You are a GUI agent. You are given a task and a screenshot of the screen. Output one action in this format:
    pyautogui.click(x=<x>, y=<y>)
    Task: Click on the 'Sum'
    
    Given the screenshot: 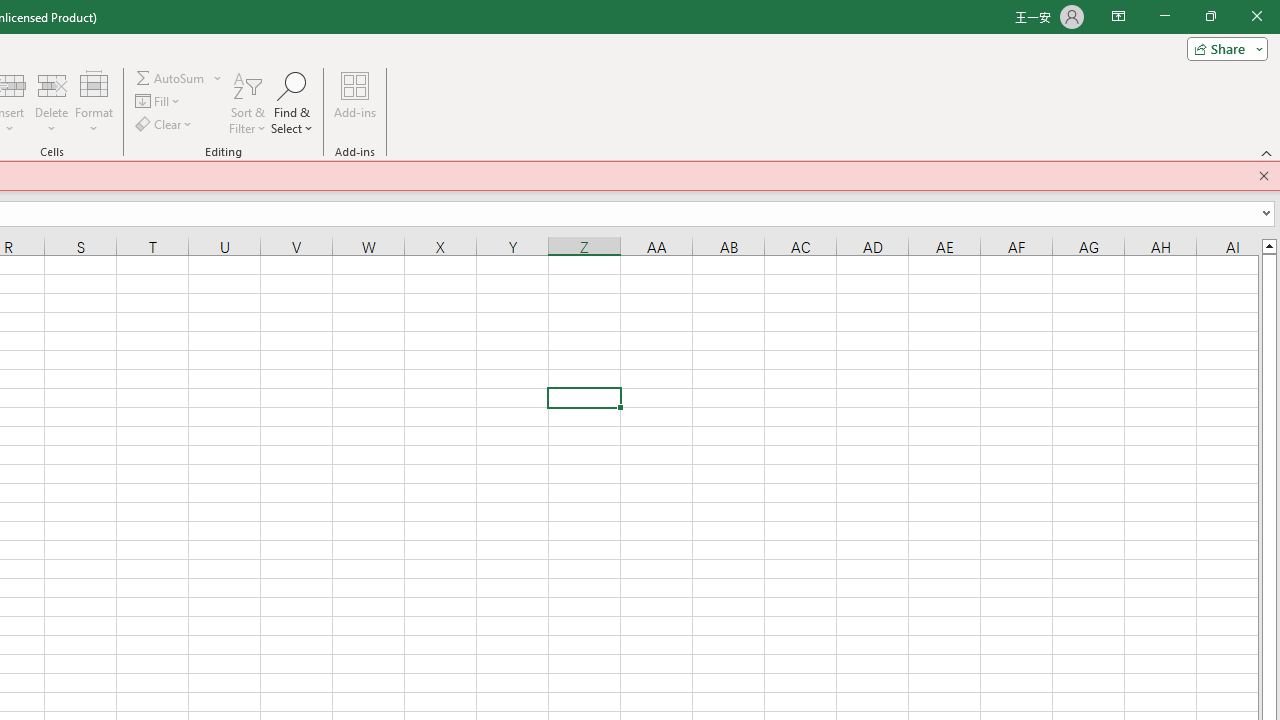 What is the action you would take?
    pyautogui.click(x=171, y=77)
    